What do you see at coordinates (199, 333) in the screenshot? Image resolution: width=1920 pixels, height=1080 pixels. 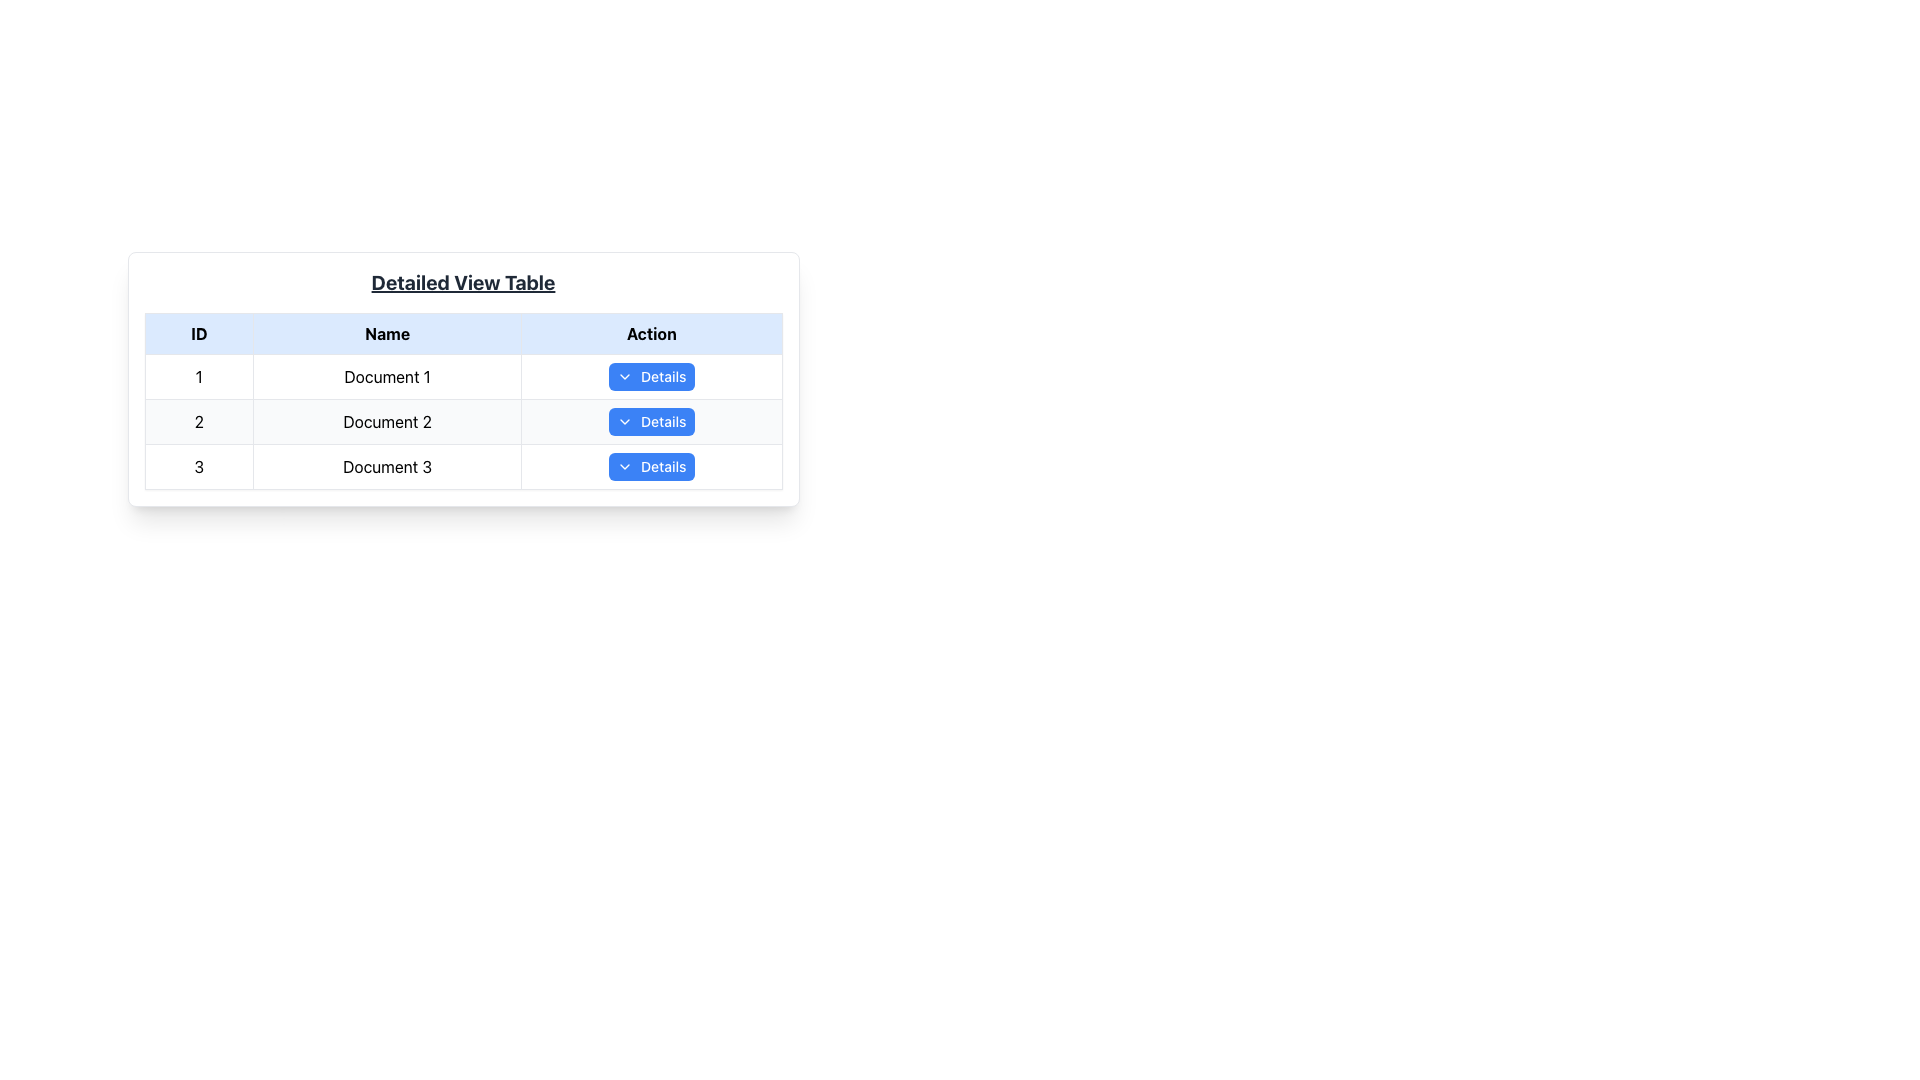 I see `the leftmost Table Header Cell that labels the column for IDs in the Detailed View Table for potential interaction` at bounding box center [199, 333].